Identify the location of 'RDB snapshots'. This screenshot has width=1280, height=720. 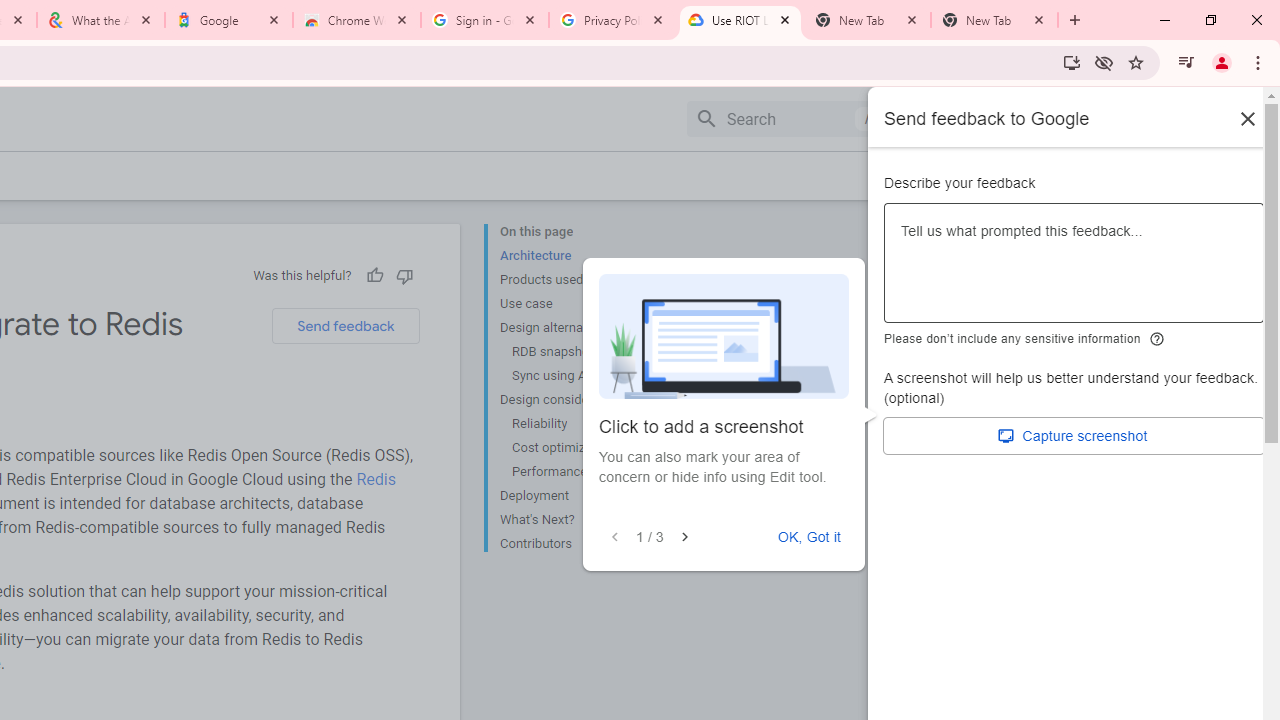
(585, 351).